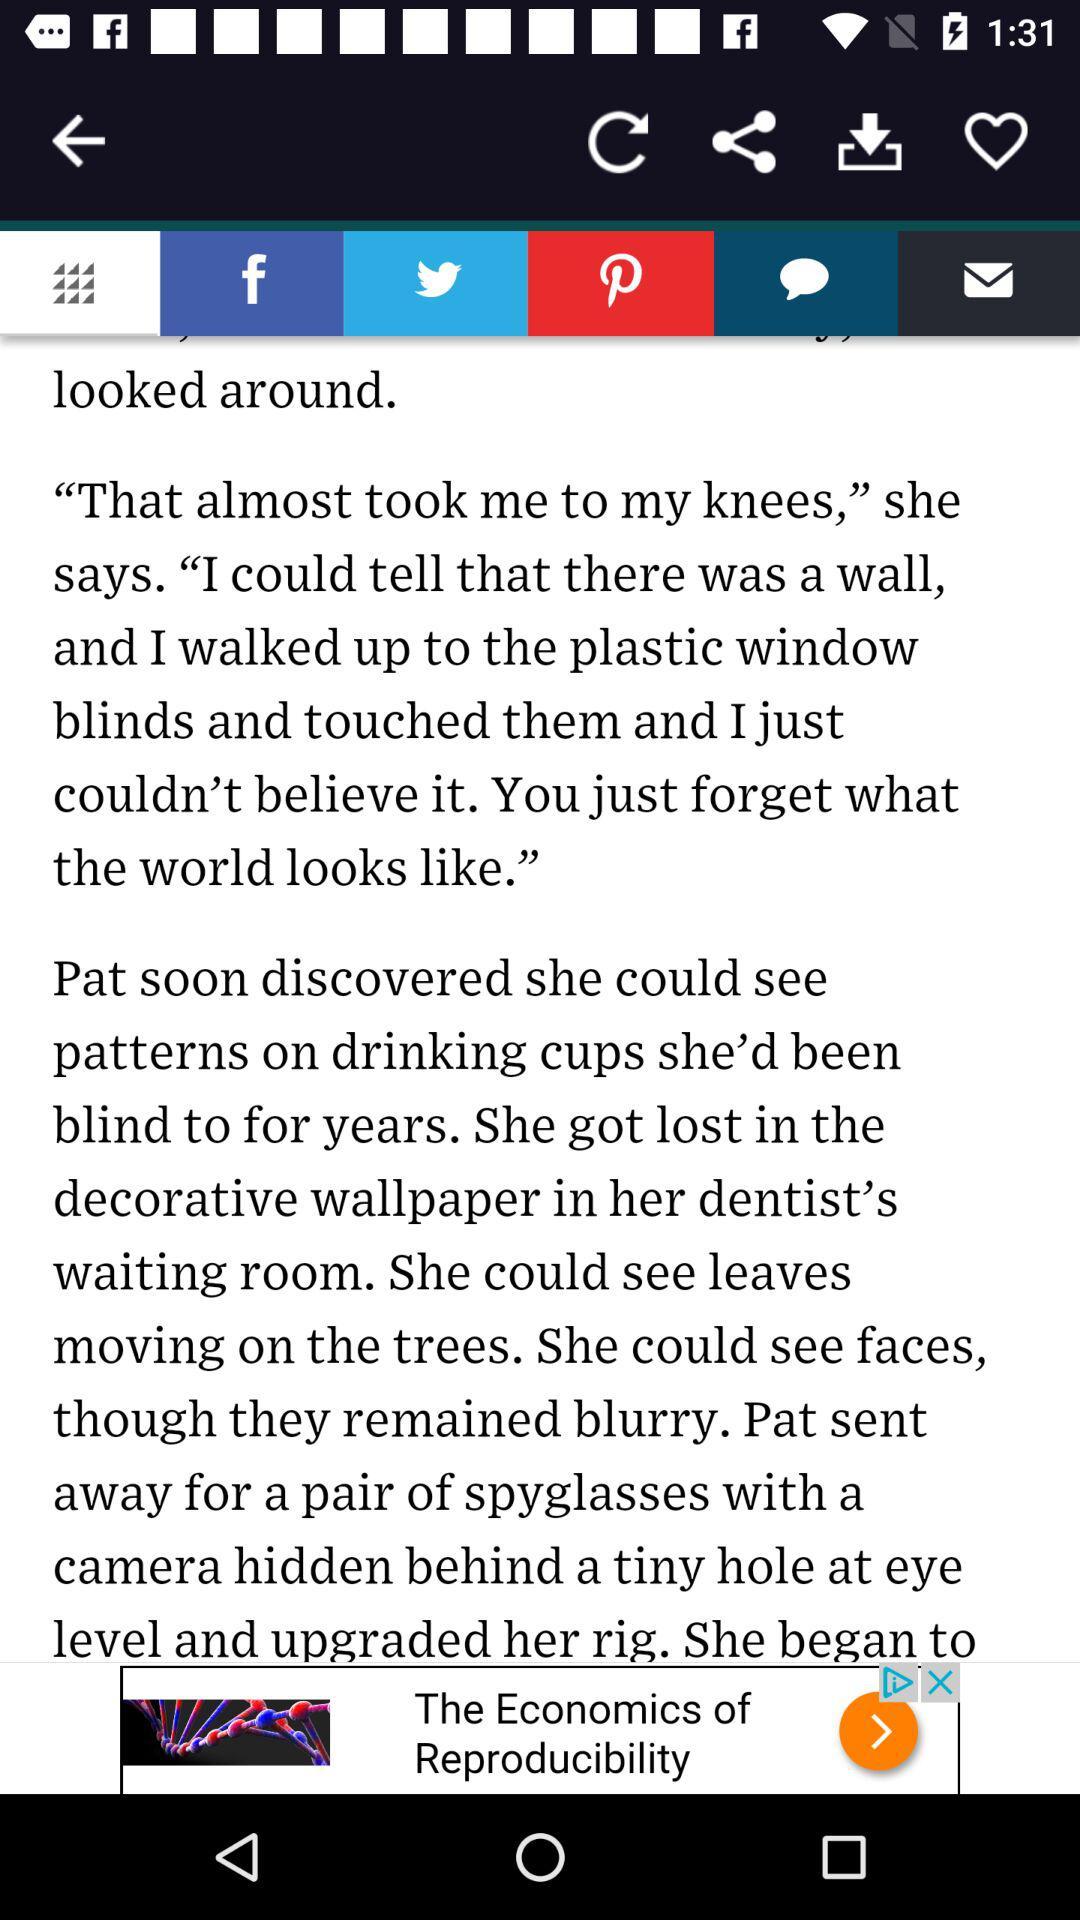  What do you see at coordinates (616, 140) in the screenshot?
I see `replay button` at bounding box center [616, 140].